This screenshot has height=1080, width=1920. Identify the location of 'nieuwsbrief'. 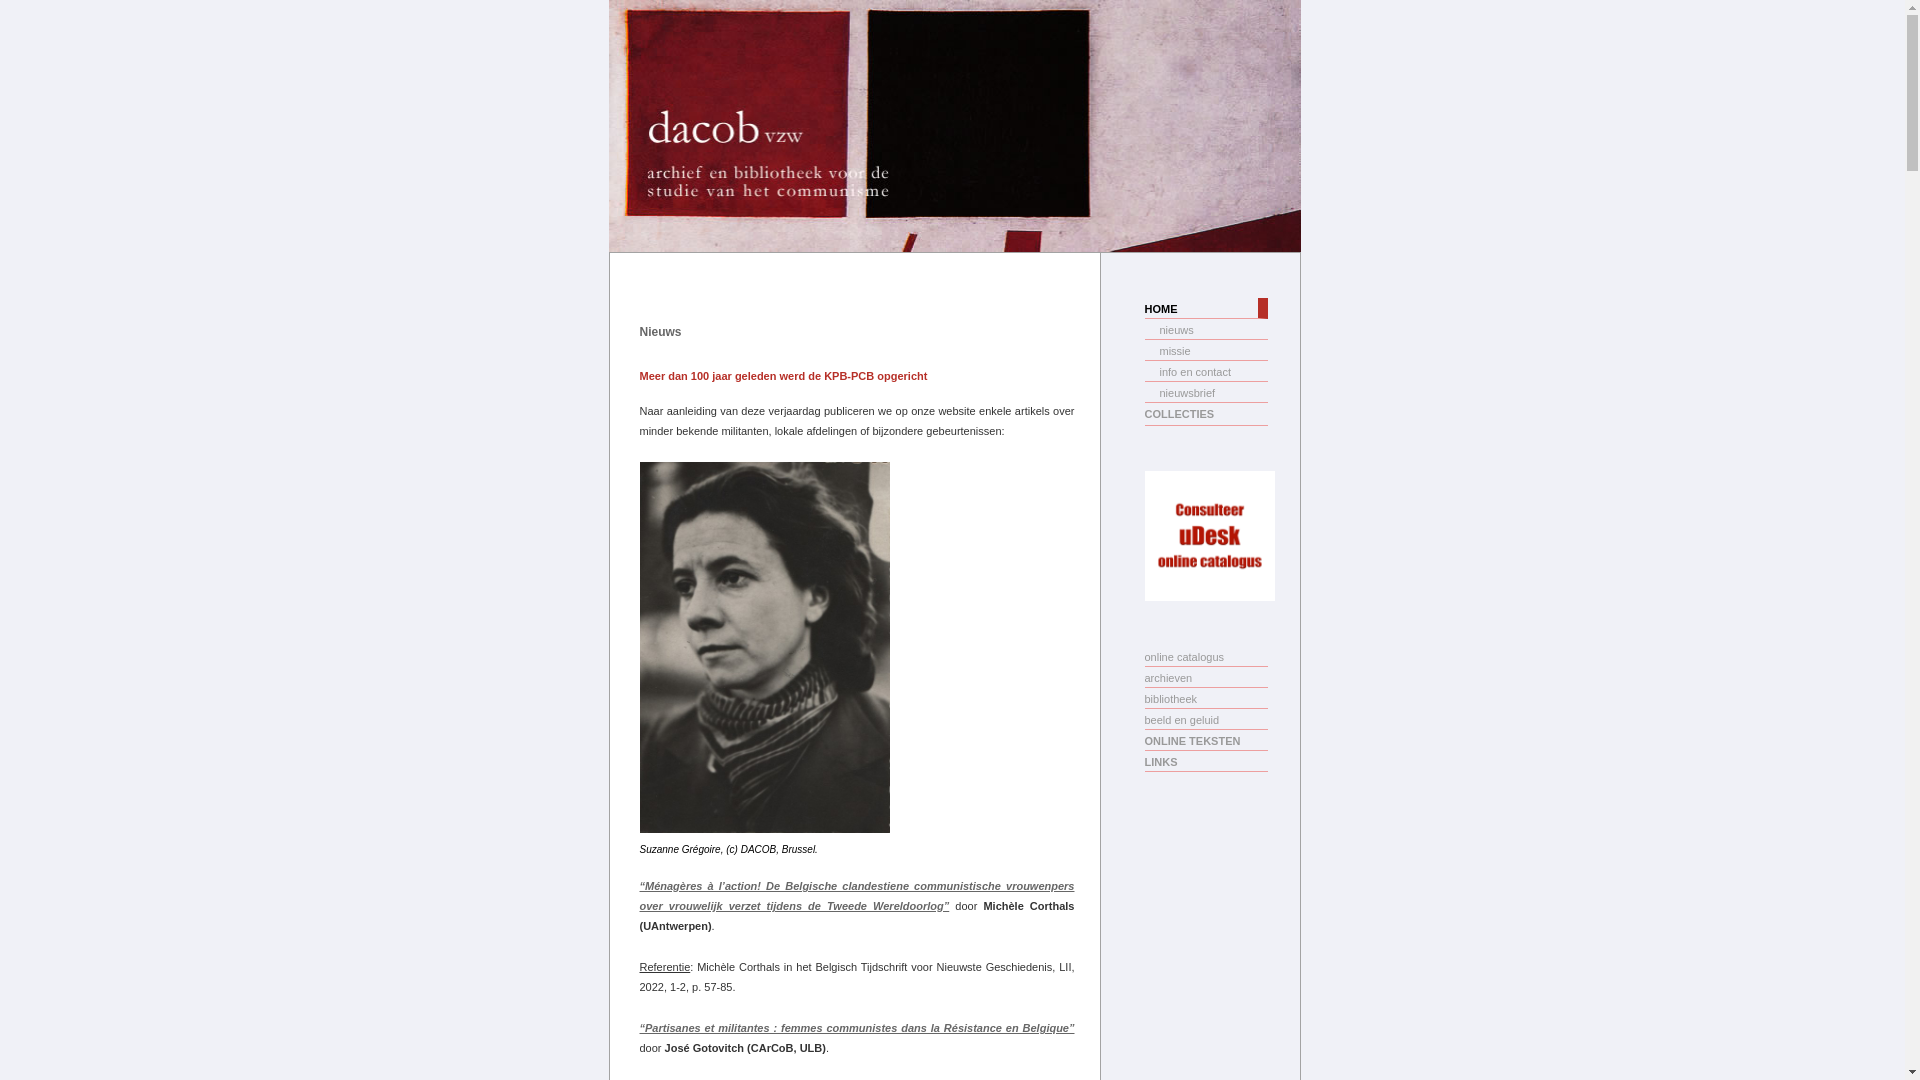
(1143, 392).